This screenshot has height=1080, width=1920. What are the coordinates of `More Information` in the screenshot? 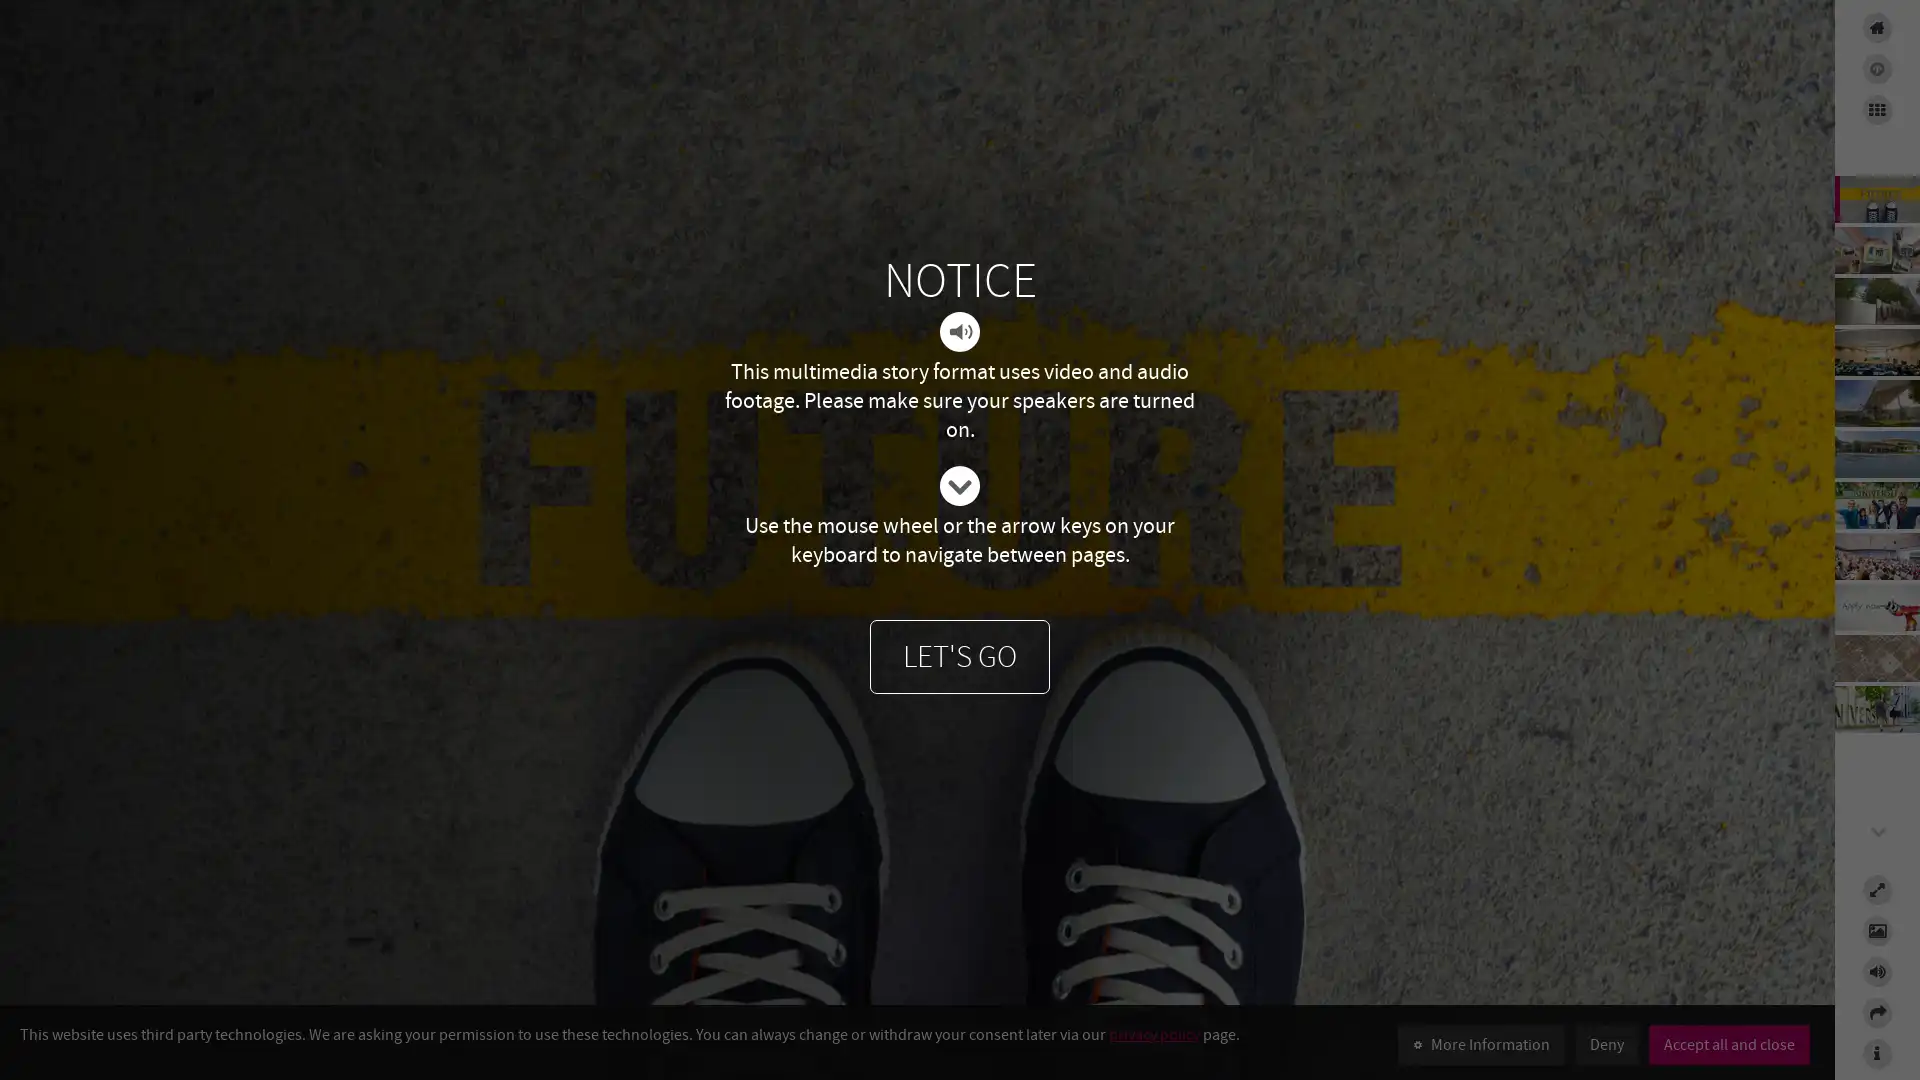 It's located at (1481, 1044).